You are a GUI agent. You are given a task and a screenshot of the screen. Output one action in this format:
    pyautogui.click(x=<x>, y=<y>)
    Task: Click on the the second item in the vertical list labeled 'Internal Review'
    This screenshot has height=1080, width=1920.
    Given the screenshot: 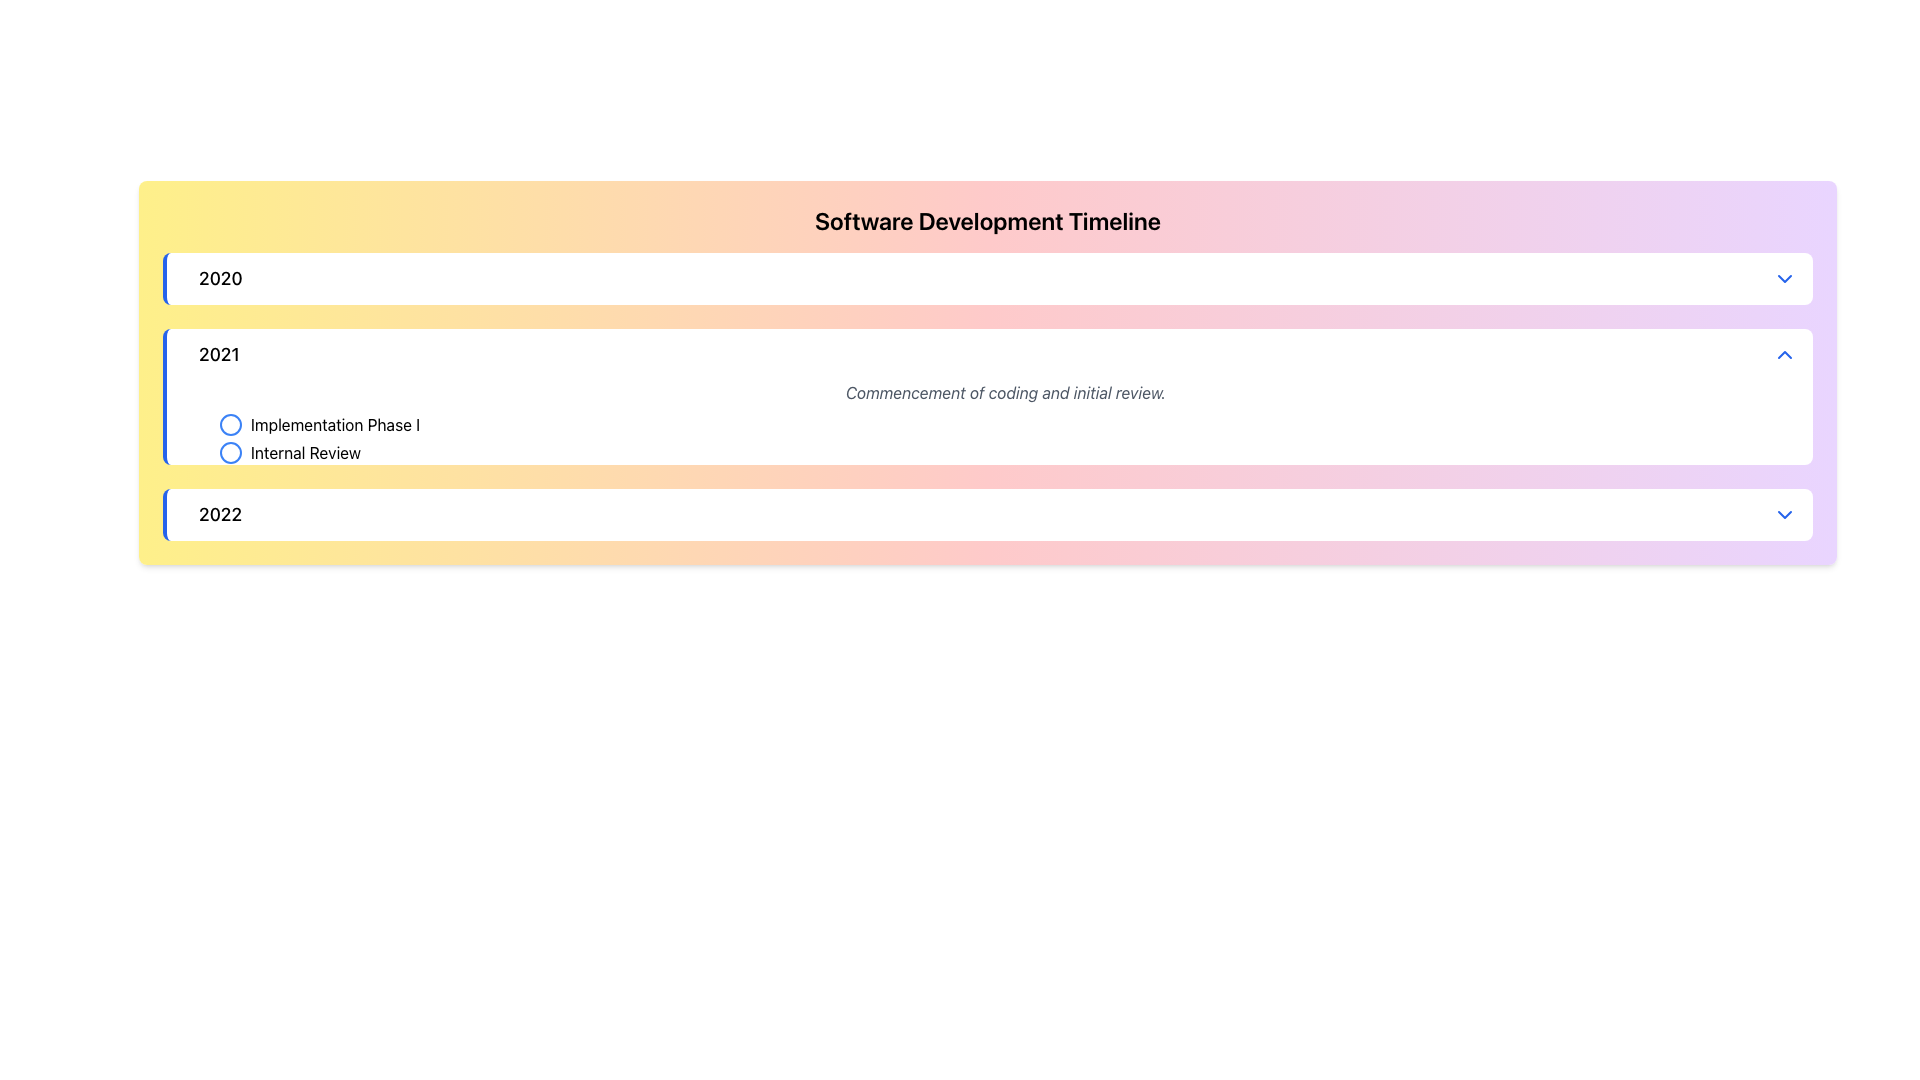 What is the action you would take?
    pyautogui.click(x=1006, y=438)
    